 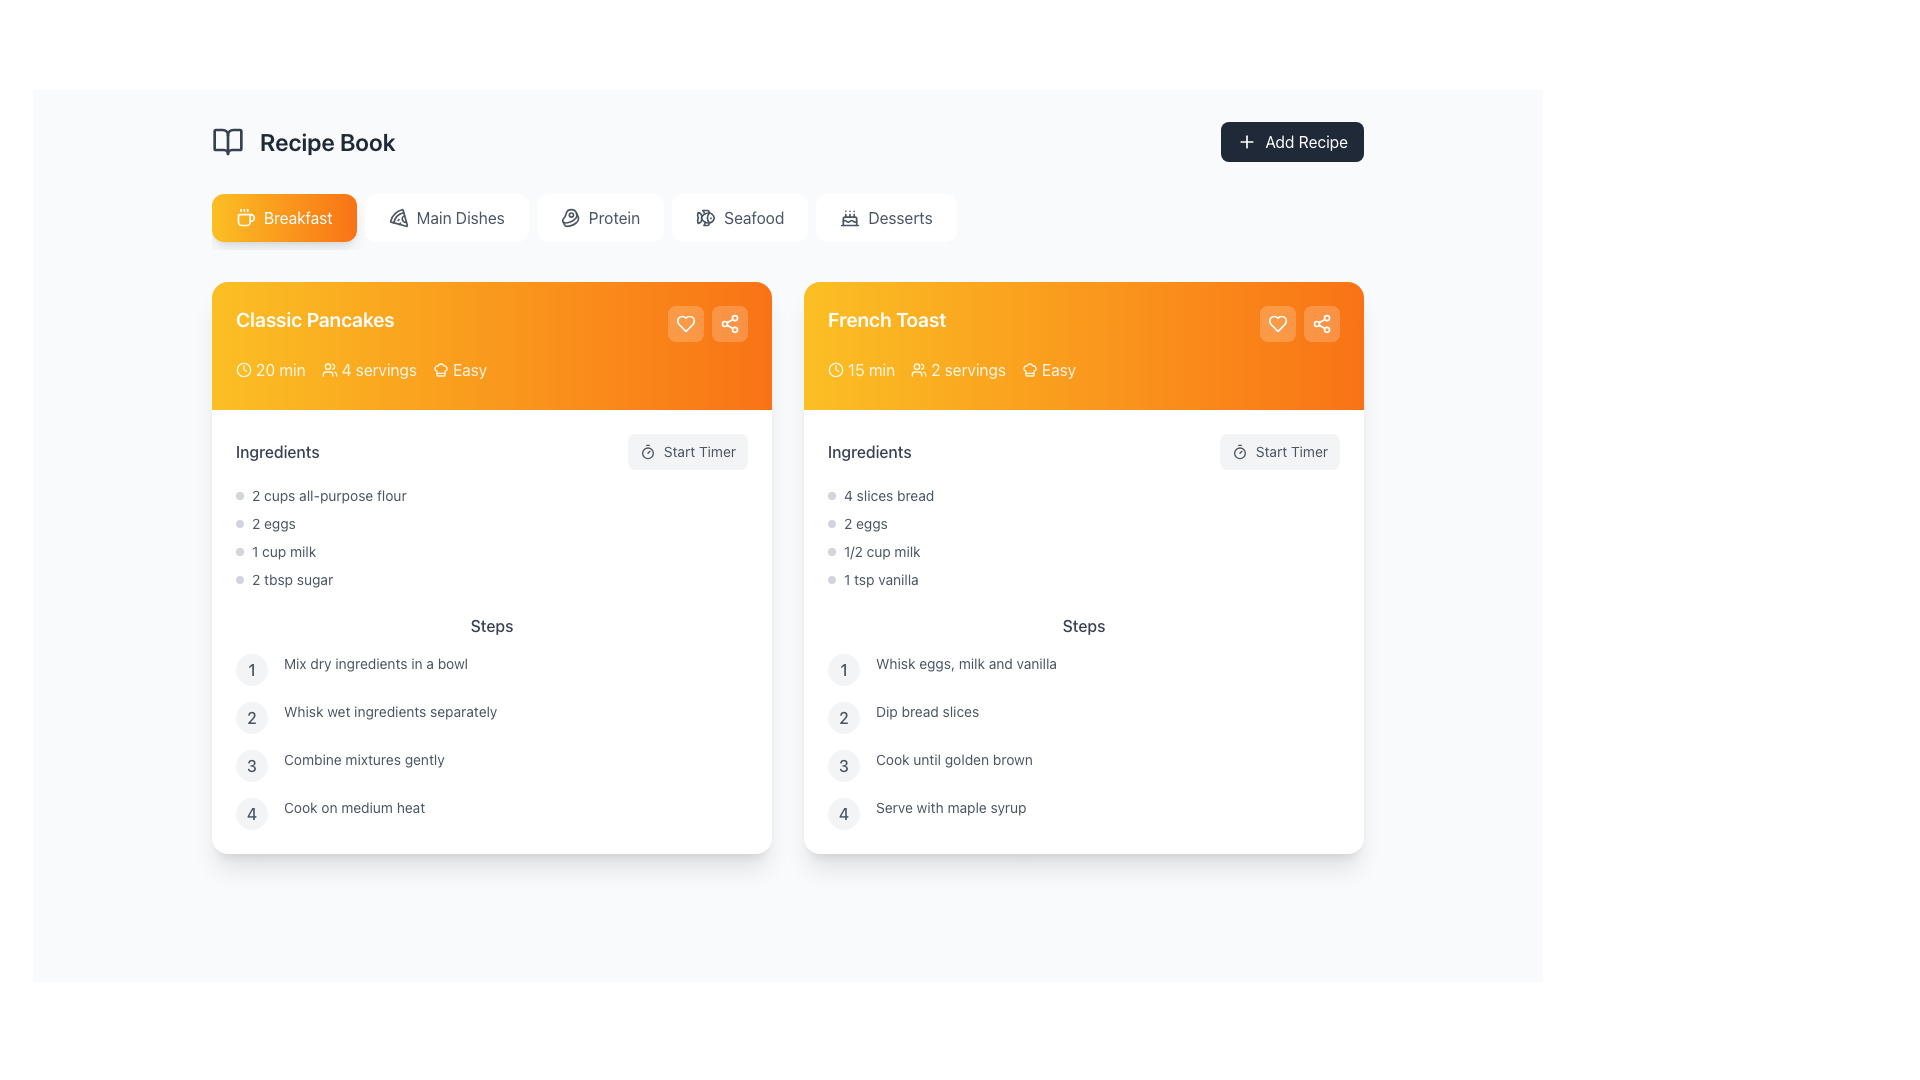 What do you see at coordinates (251, 716) in the screenshot?
I see `the circular badge displaying the number '2' with a gray background, which indicates the second step in the 'Classic Pancakes' recipe card, positioned to the left of the text 'Whisk wet ingredients separately.'` at bounding box center [251, 716].